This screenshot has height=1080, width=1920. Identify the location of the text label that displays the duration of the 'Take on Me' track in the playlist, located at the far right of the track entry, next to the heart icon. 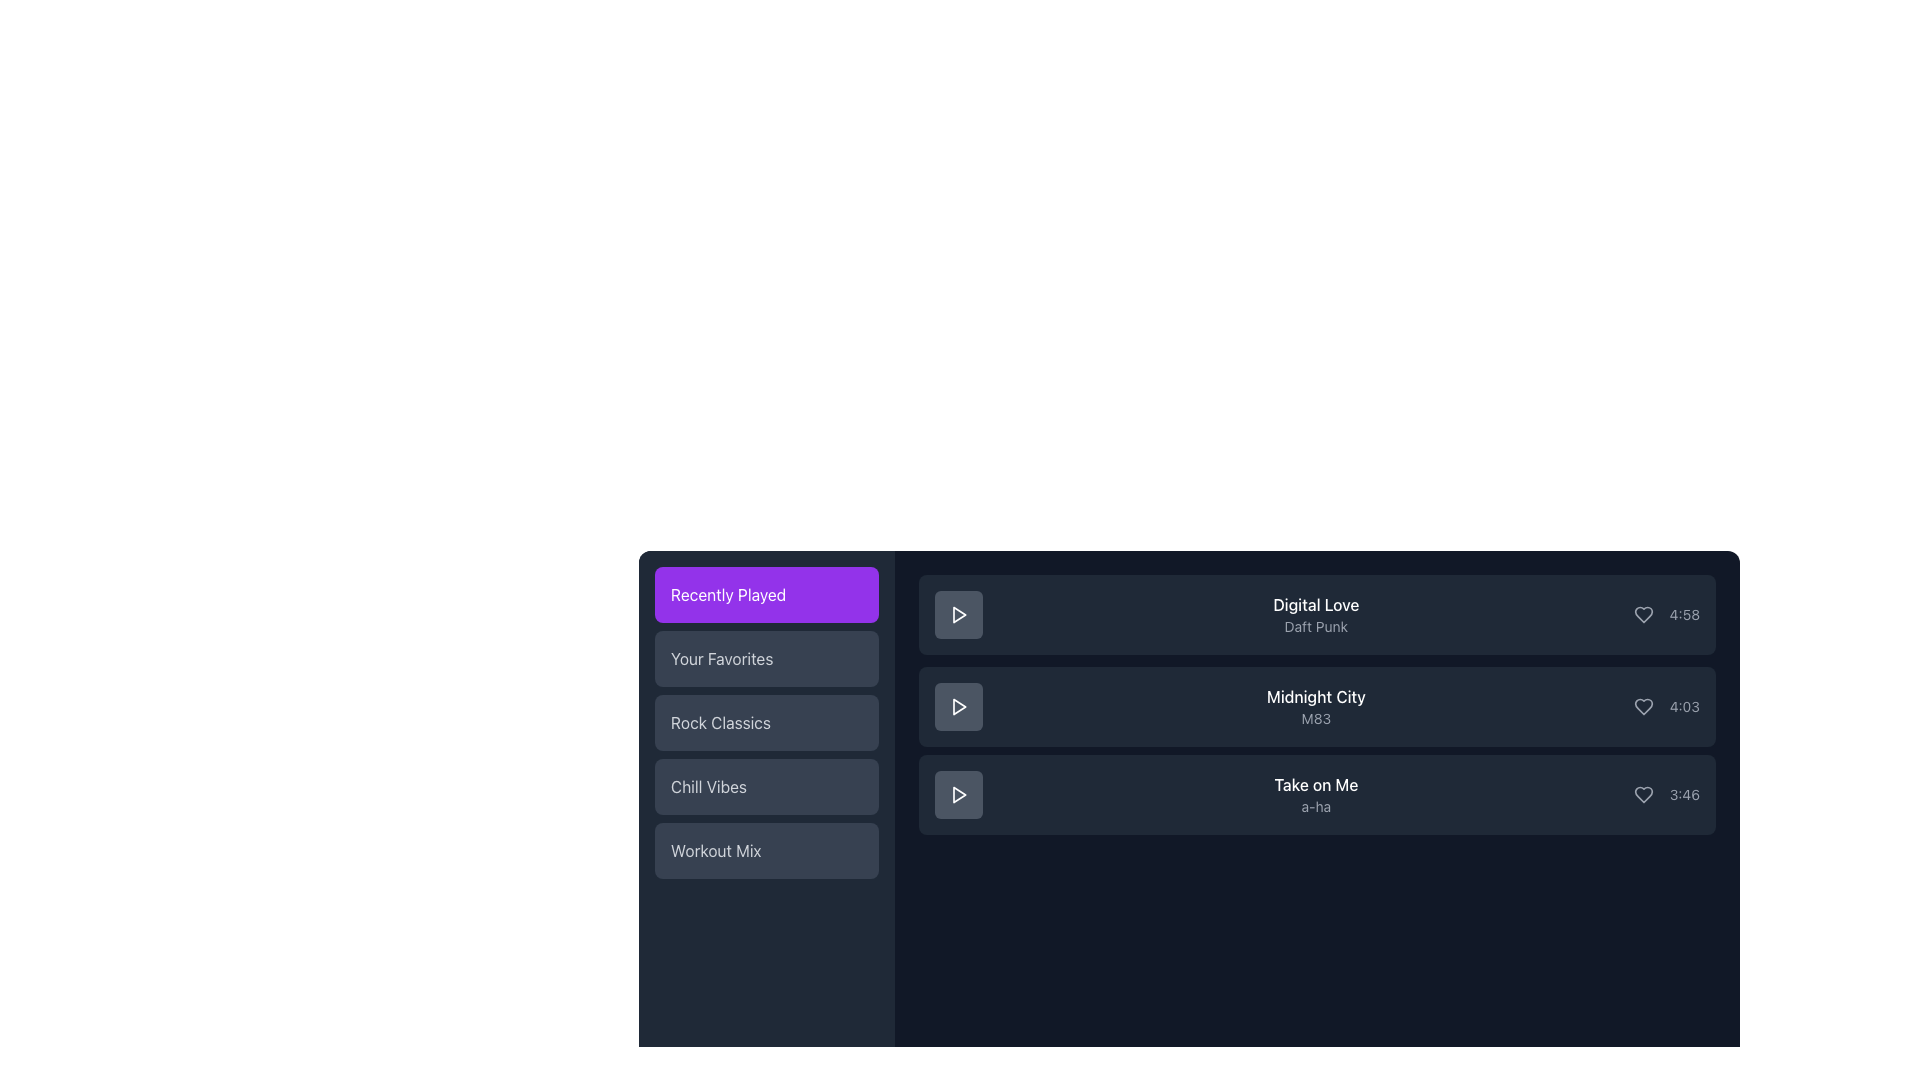
(1683, 793).